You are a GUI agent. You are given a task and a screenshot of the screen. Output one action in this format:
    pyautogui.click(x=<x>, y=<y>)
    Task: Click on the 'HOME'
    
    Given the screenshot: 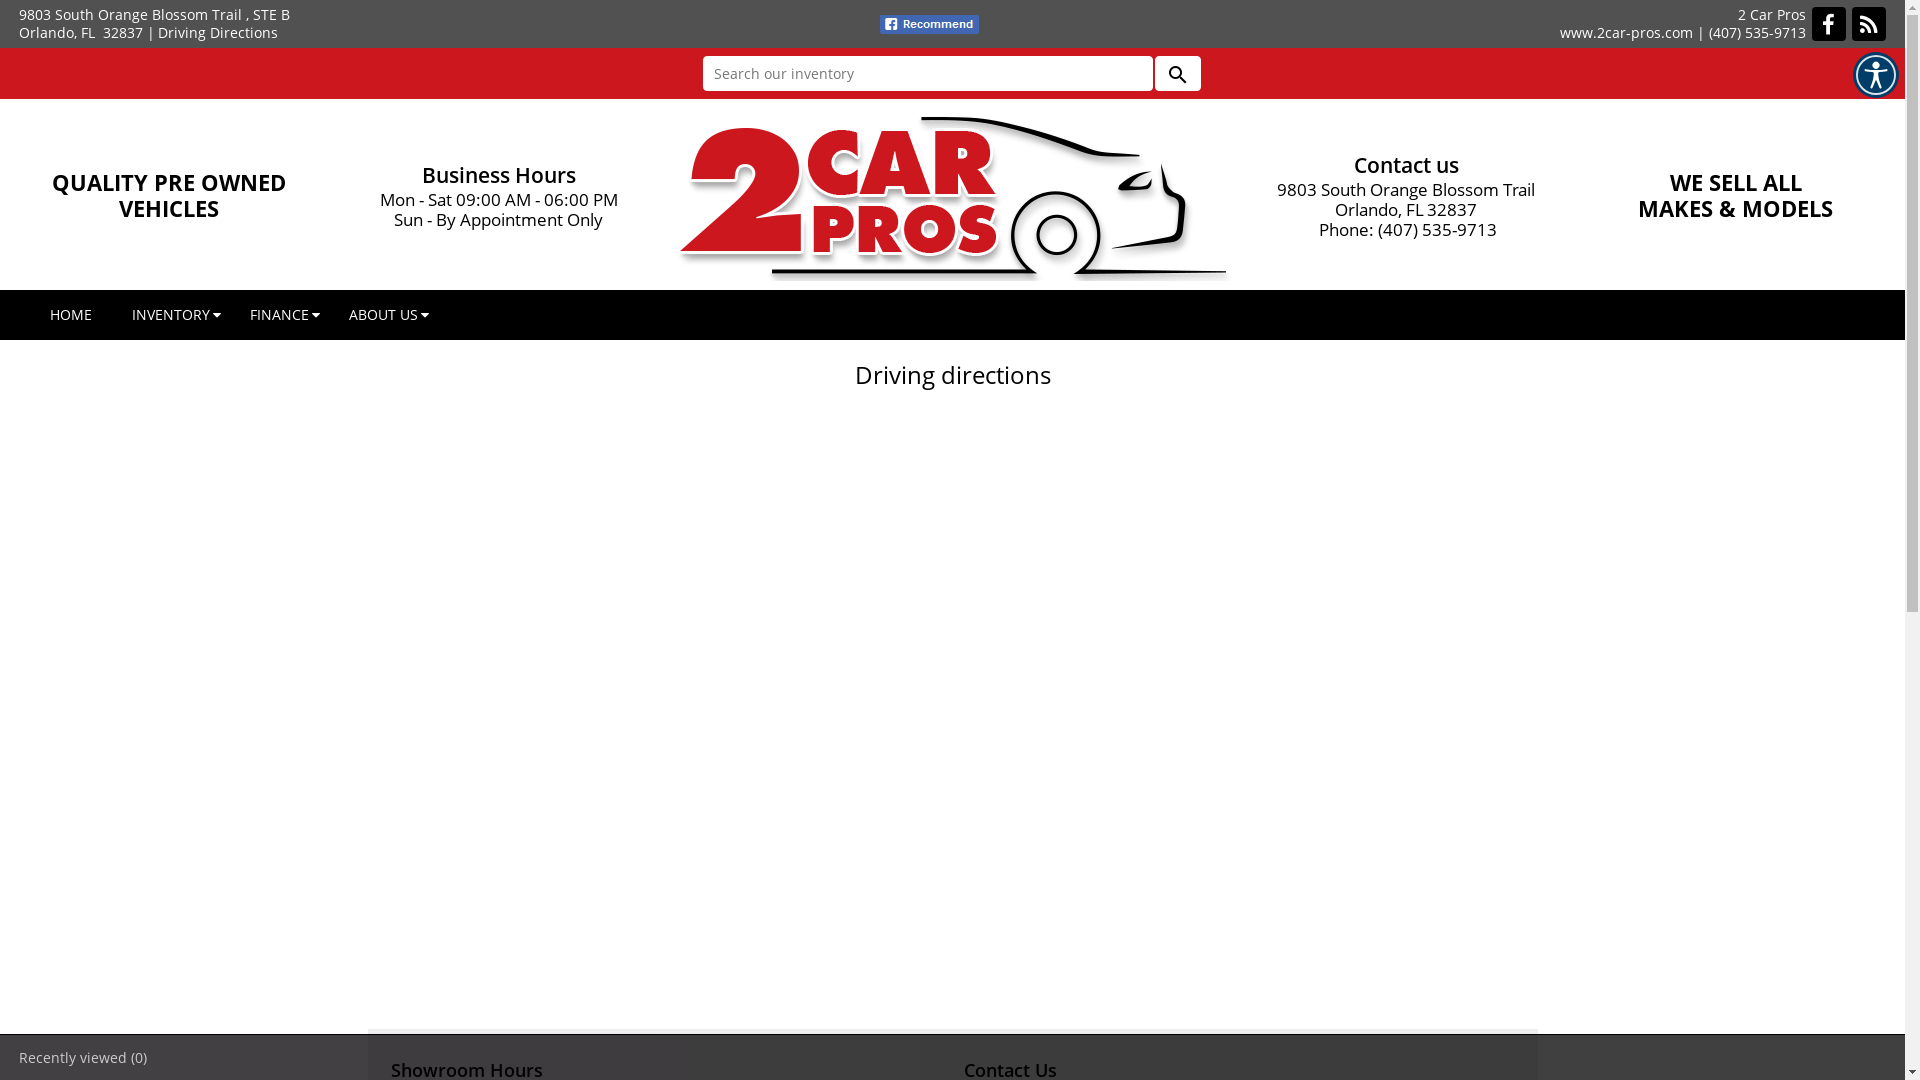 What is the action you would take?
    pyautogui.click(x=29, y=315)
    